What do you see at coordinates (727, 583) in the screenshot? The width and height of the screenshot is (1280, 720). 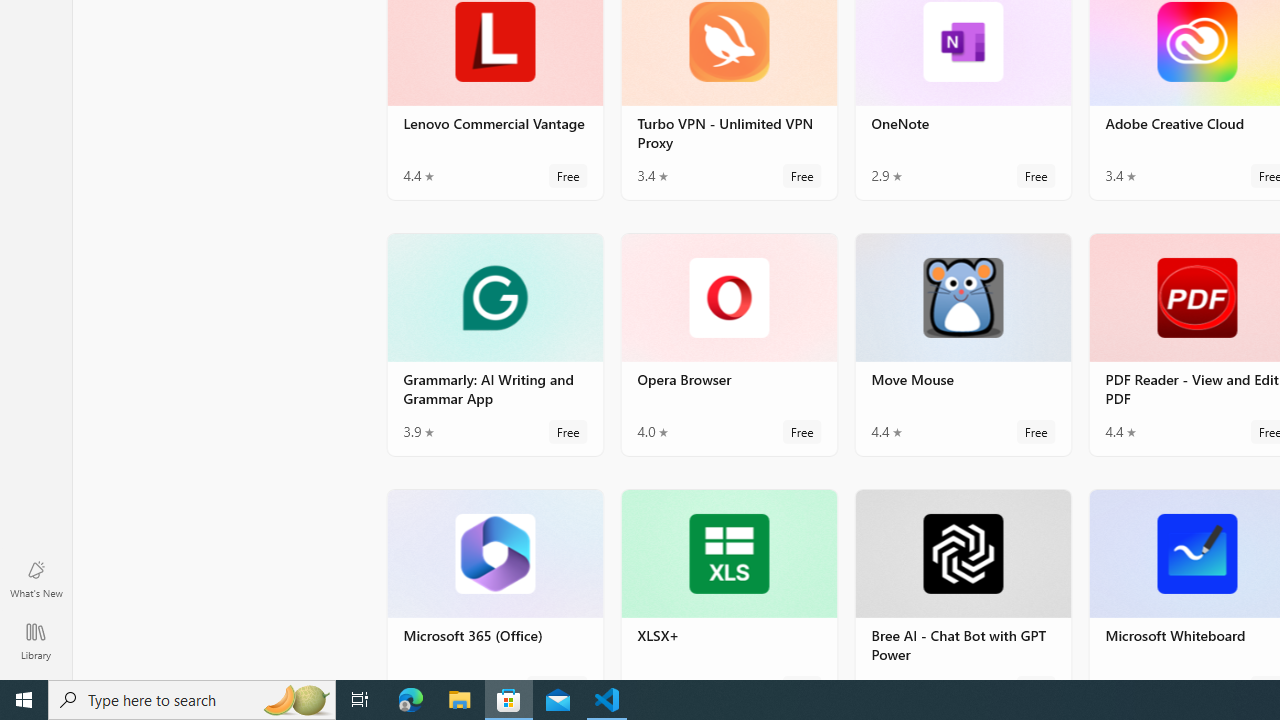 I see `'XLSX+. Average rating of 4.6 out of five stars. Free  '` at bounding box center [727, 583].